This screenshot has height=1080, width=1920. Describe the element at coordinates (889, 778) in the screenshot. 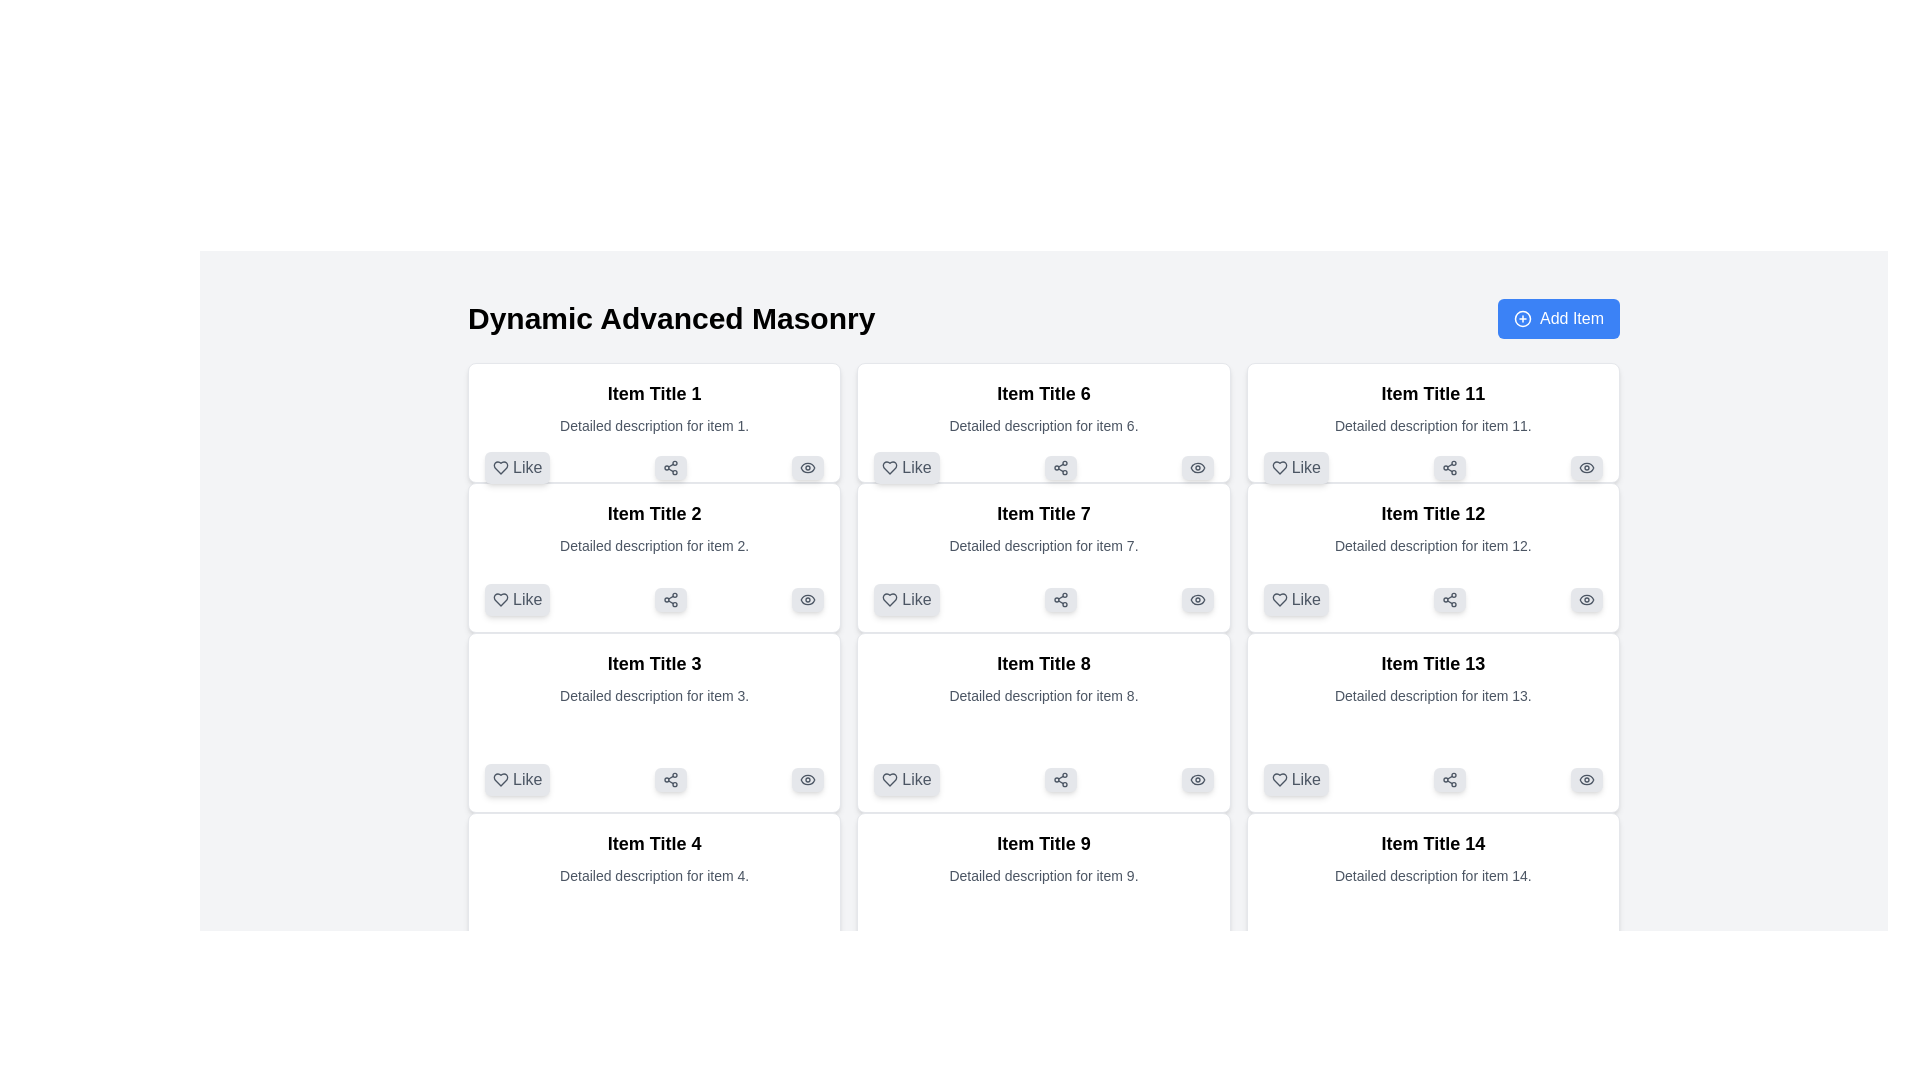

I see `the center of the heart-shaped icon within the 'Like' button located under 'Item Title 8'` at that location.